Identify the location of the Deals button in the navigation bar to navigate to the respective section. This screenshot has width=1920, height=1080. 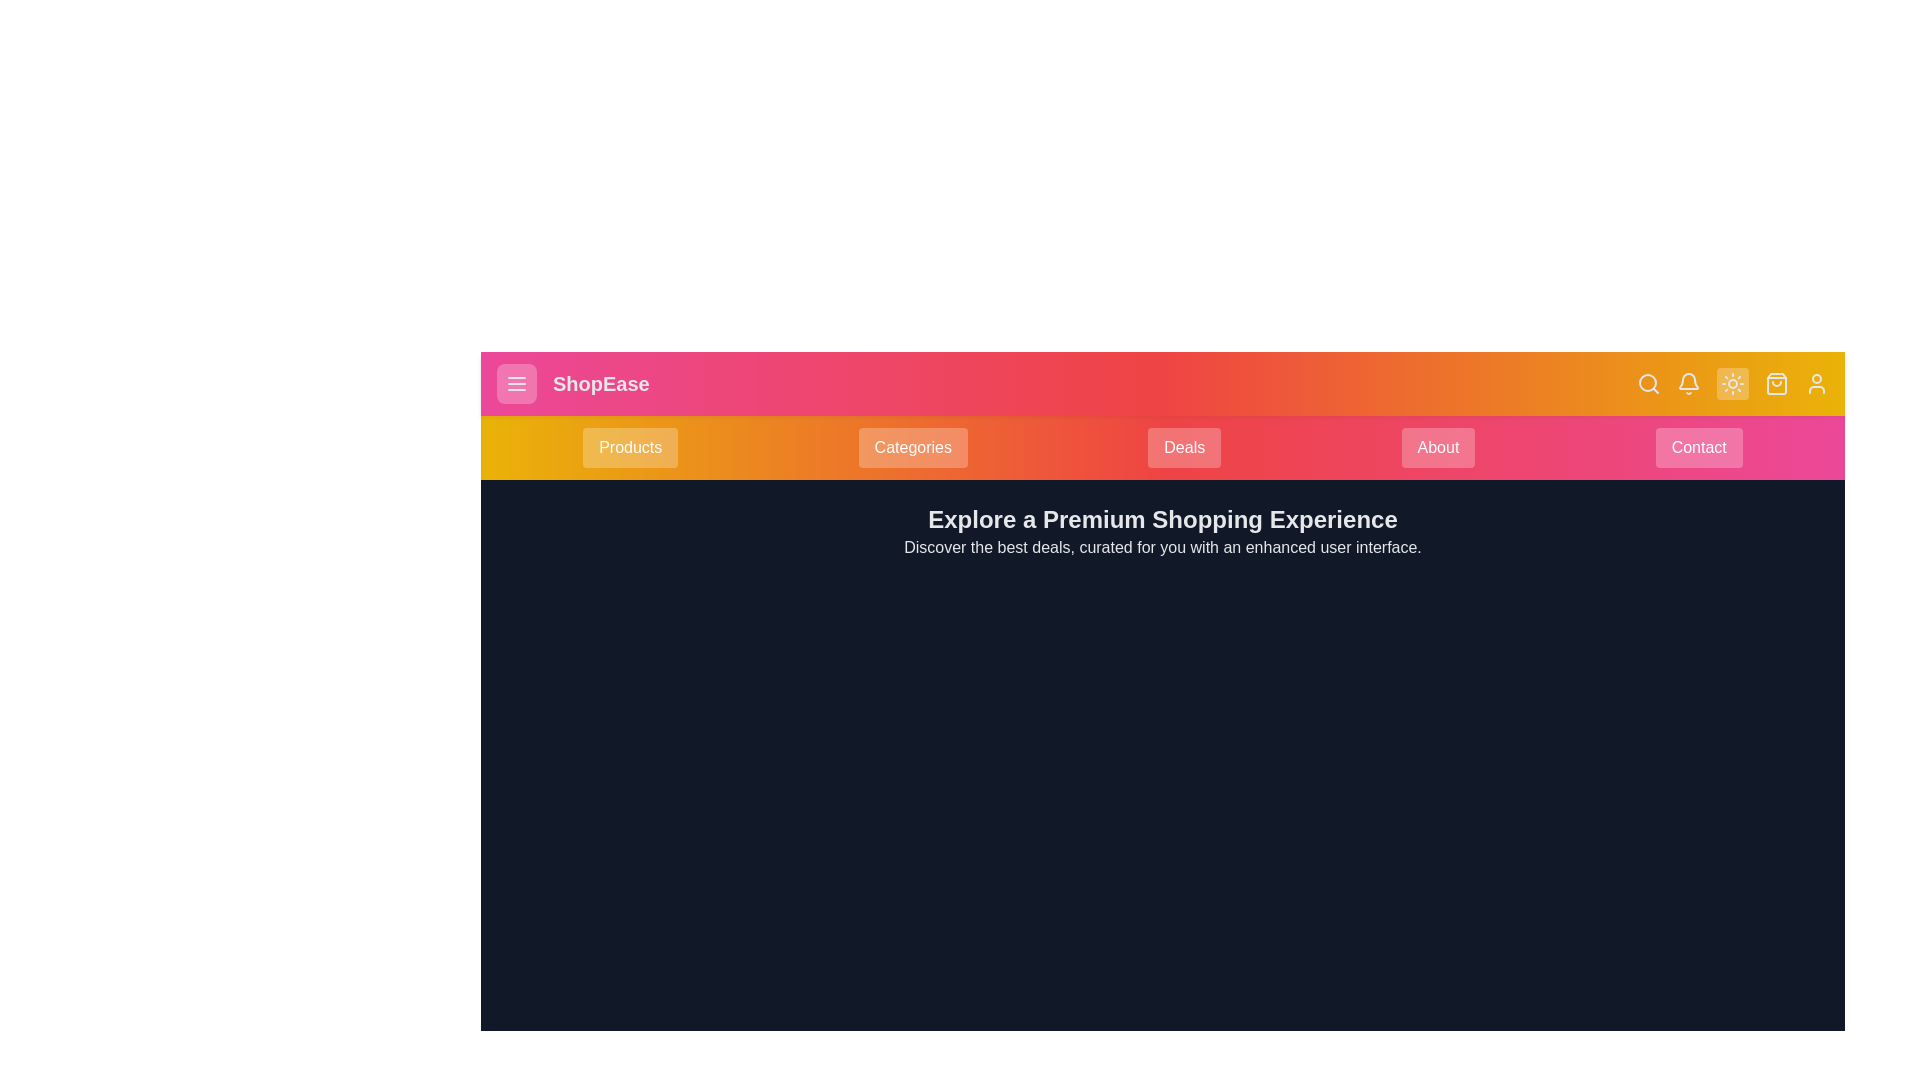
(1185, 446).